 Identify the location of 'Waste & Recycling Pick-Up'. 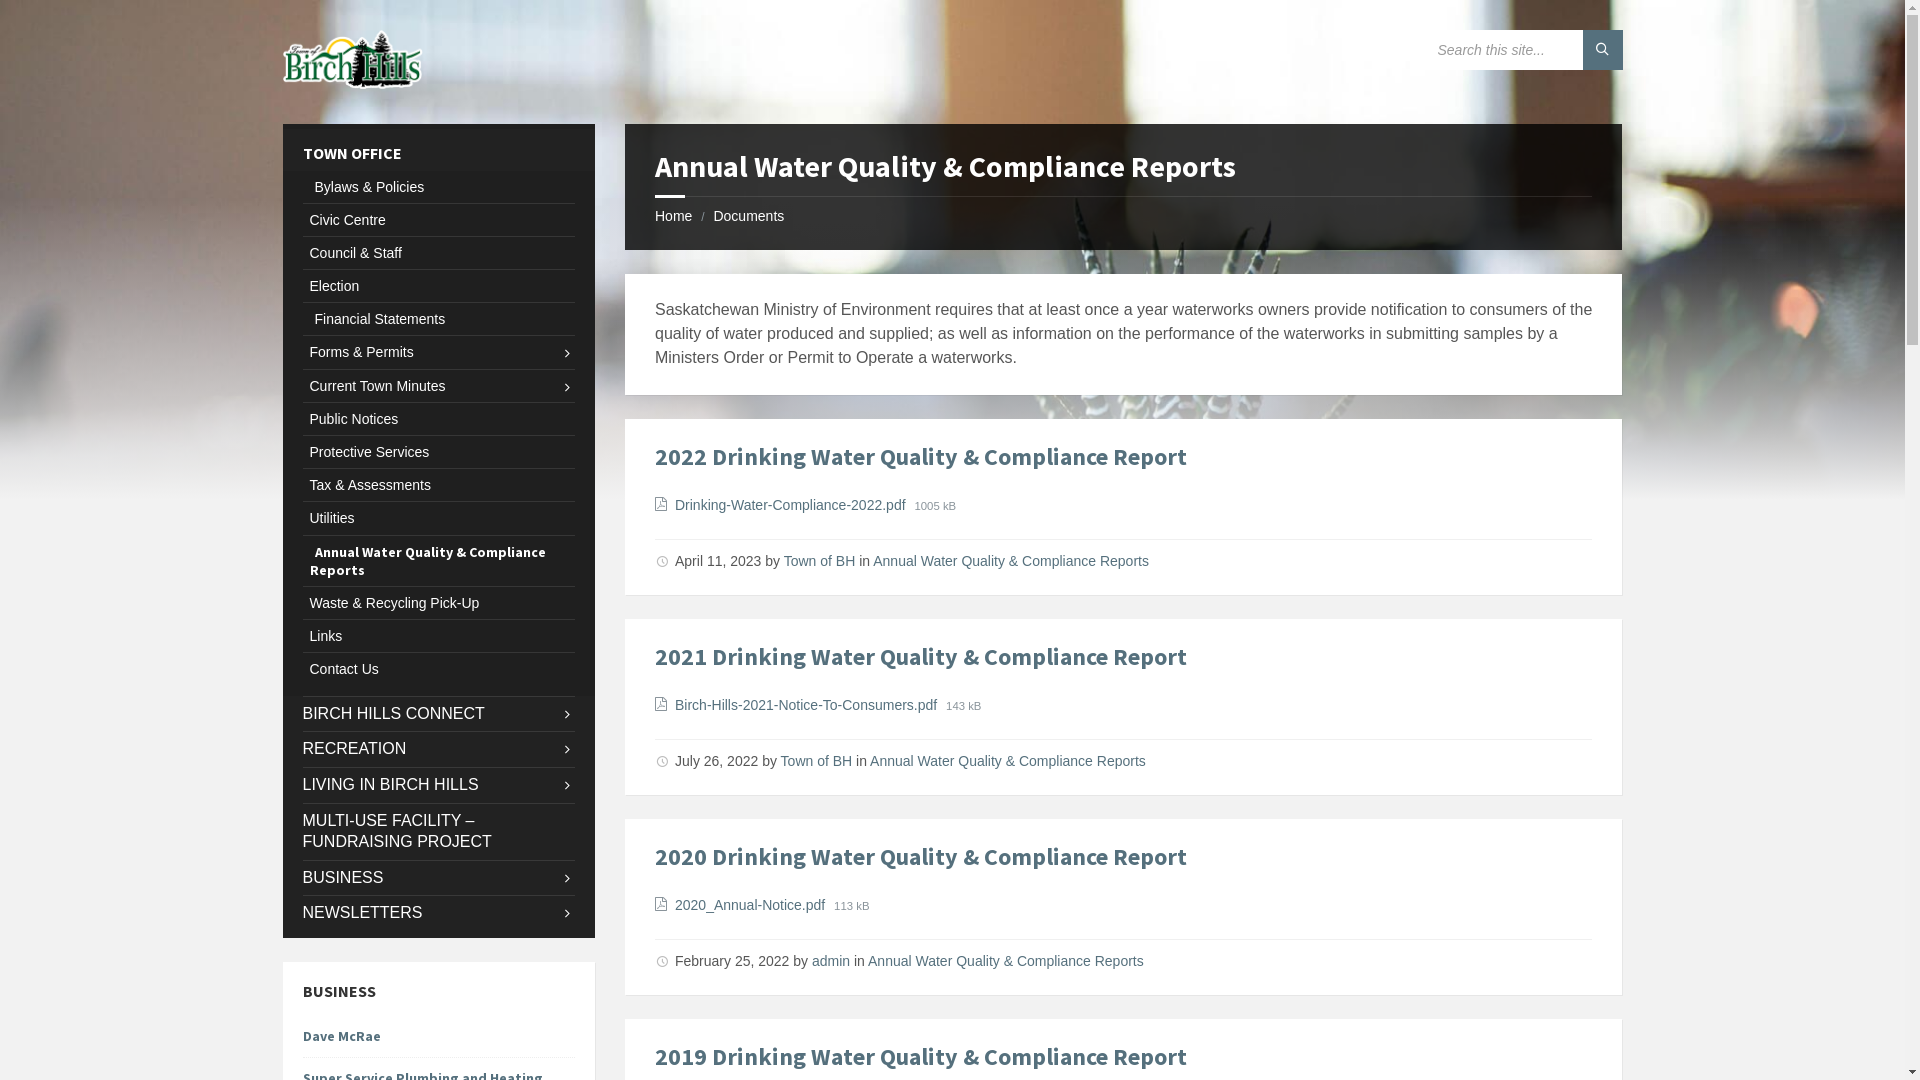
(436, 601).